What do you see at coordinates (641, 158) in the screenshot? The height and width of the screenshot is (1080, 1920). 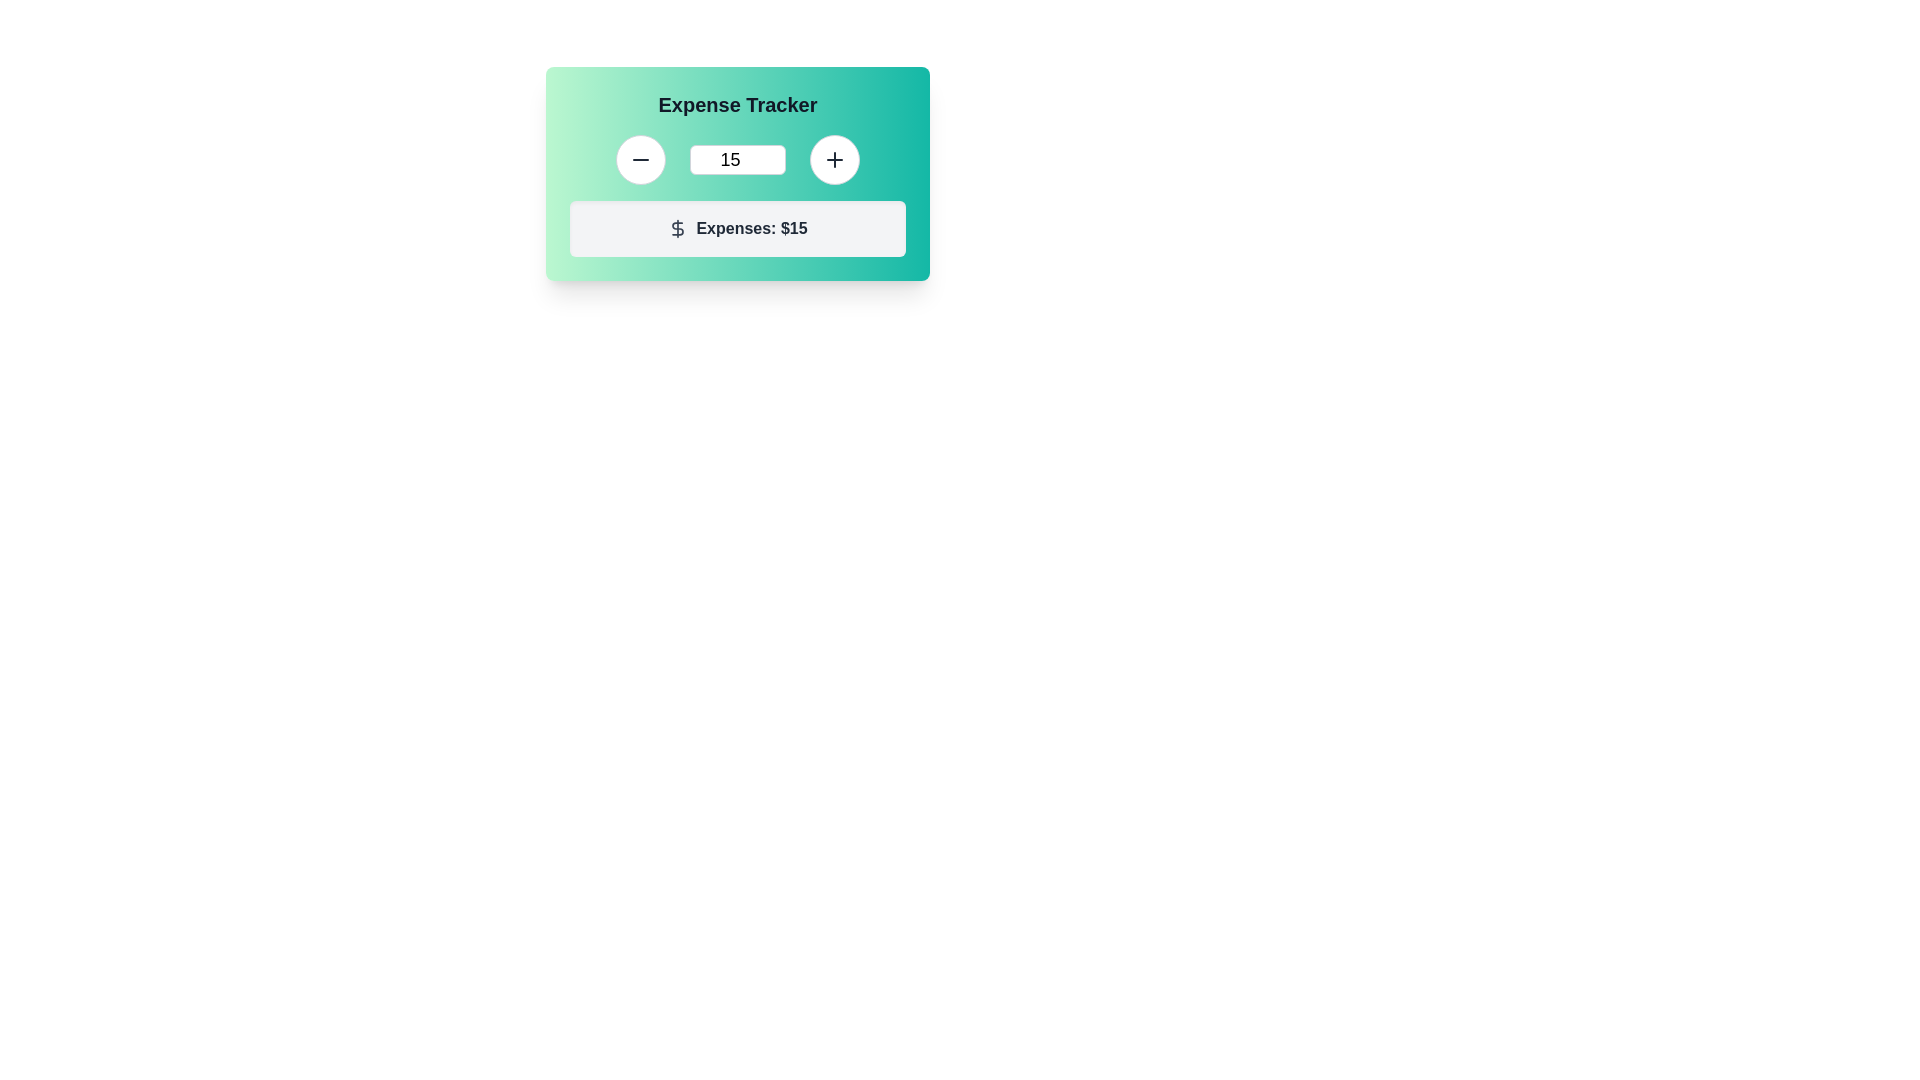 I see `the minus icon within the circular button that has a white background and a gray border, which is used for decreasing numeric values` at bounding box center [641, 158].